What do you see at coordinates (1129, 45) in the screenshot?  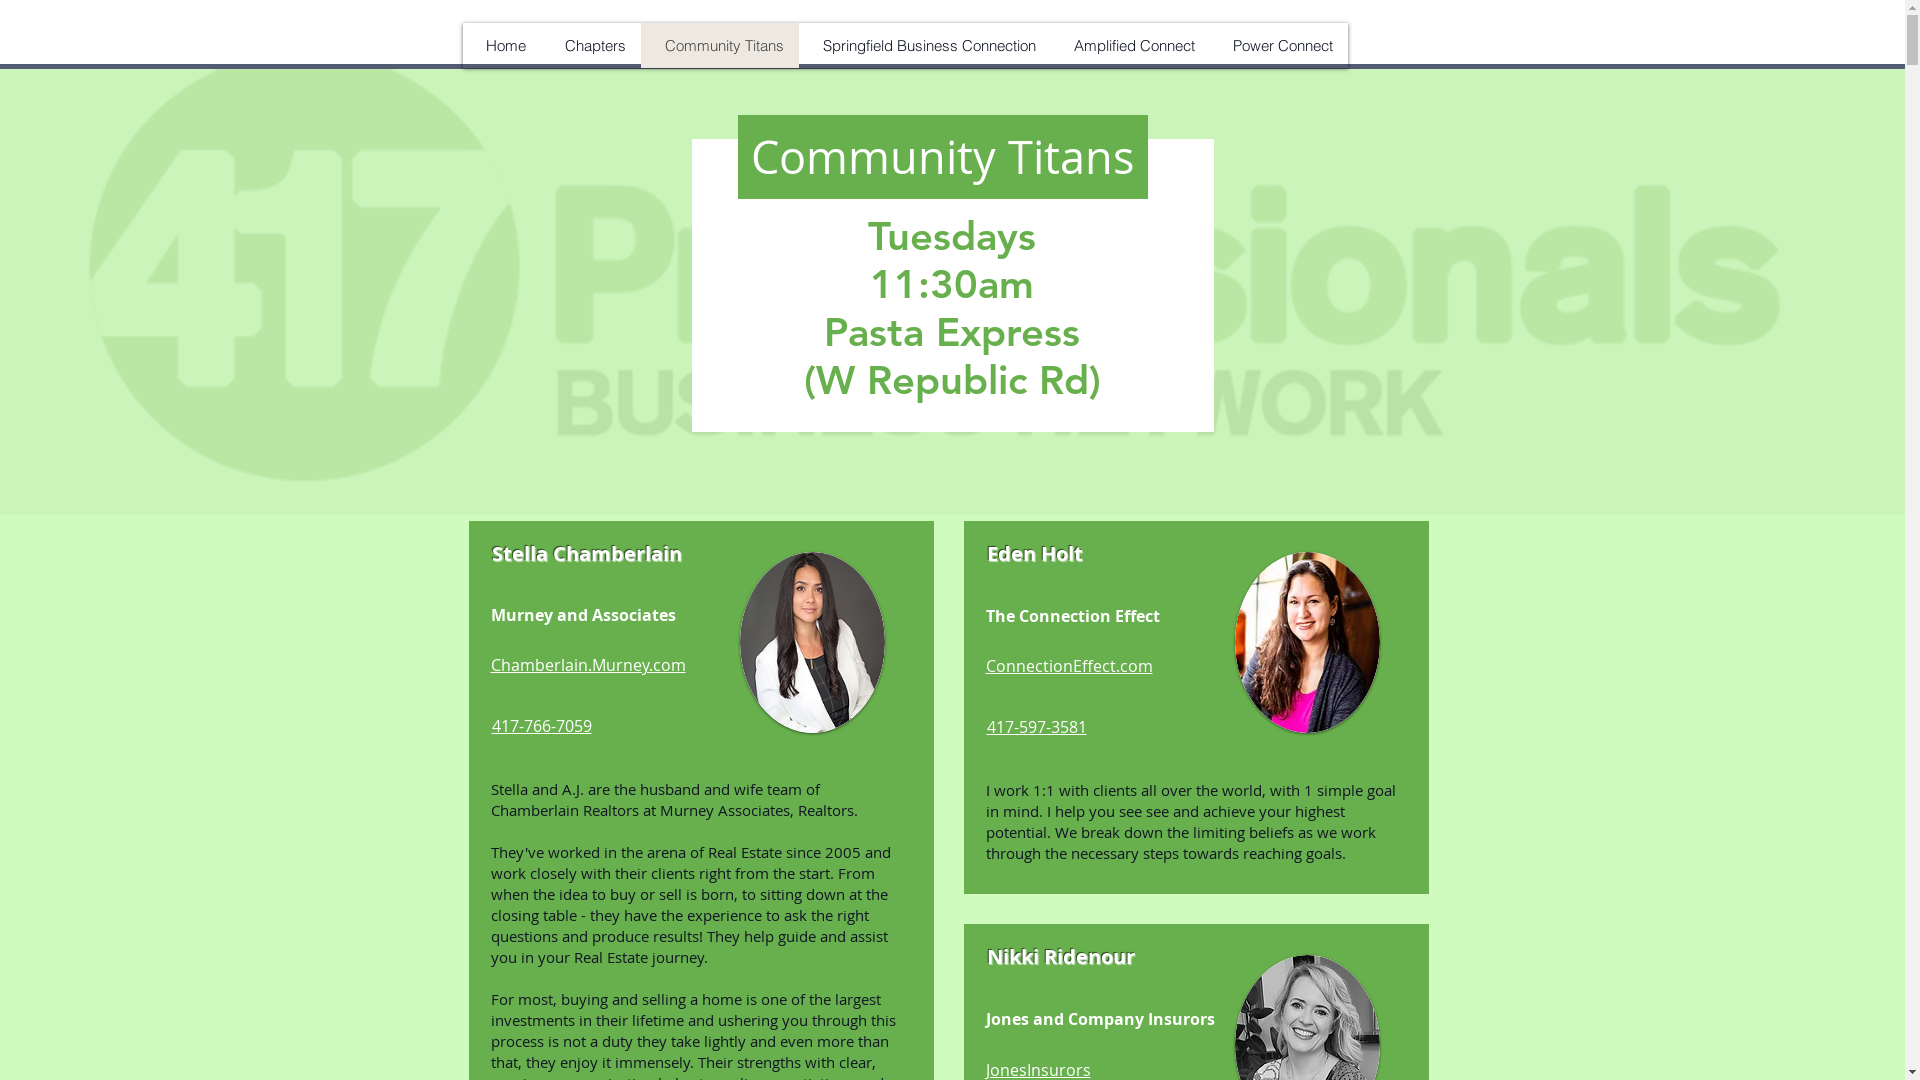 I see `'Amplified Connect'` at bounding box center [1129, 45].